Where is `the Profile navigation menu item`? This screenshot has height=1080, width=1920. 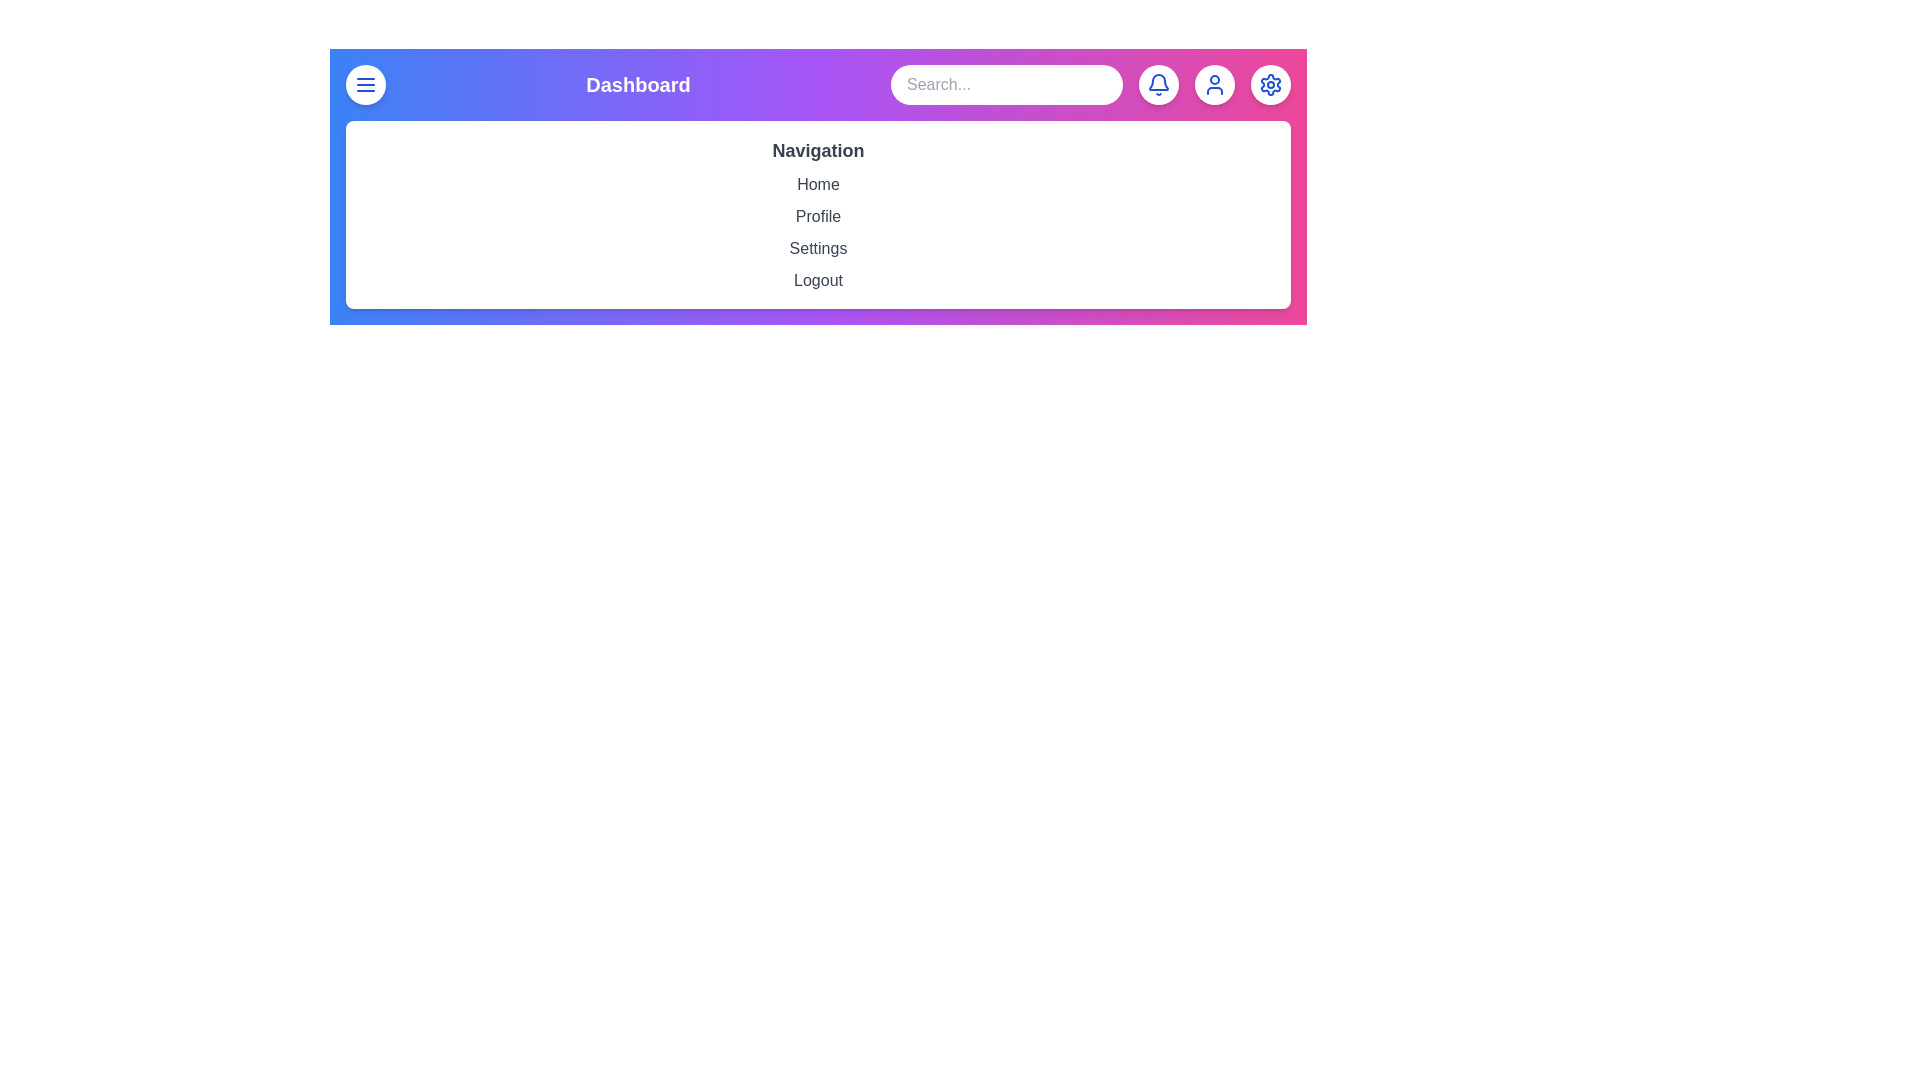
the Profile navigation menu item is located at coordinates (818, 216).